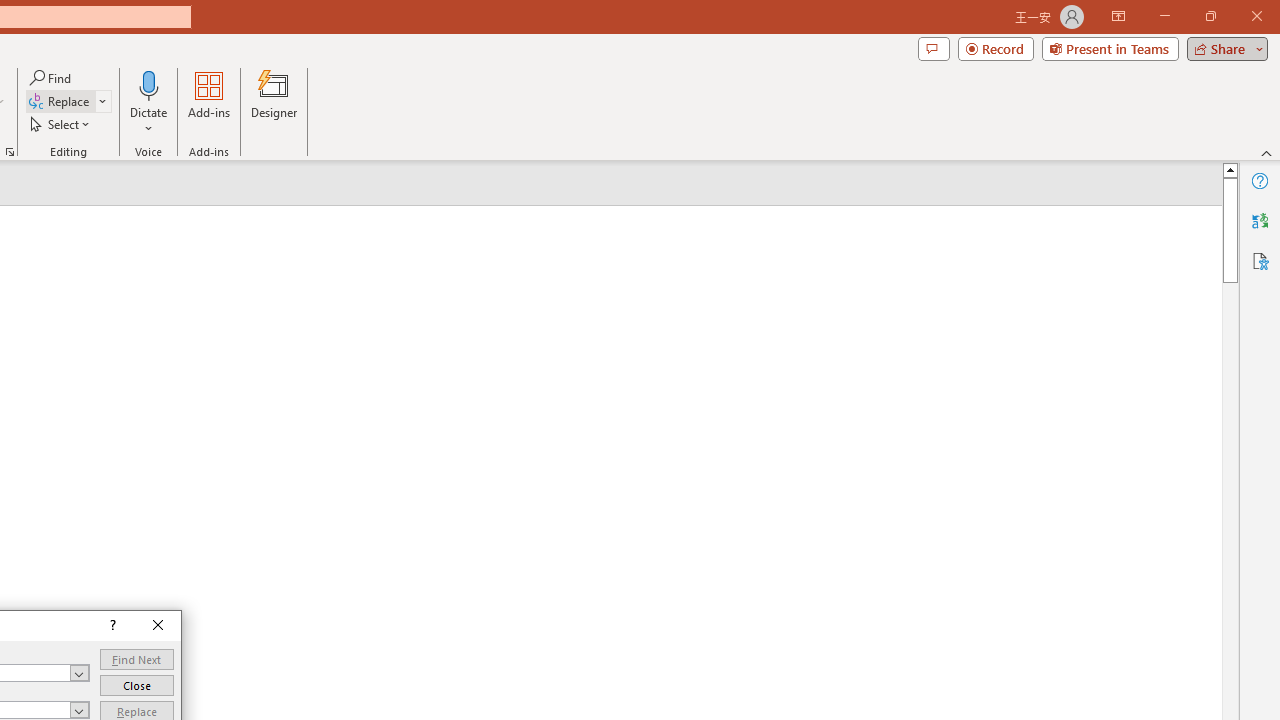 The width and height of the screenshot is (1280, 720). Describe the element at coordinates (135, 659) in the screenshot. I see `'Find Next'` at that location.